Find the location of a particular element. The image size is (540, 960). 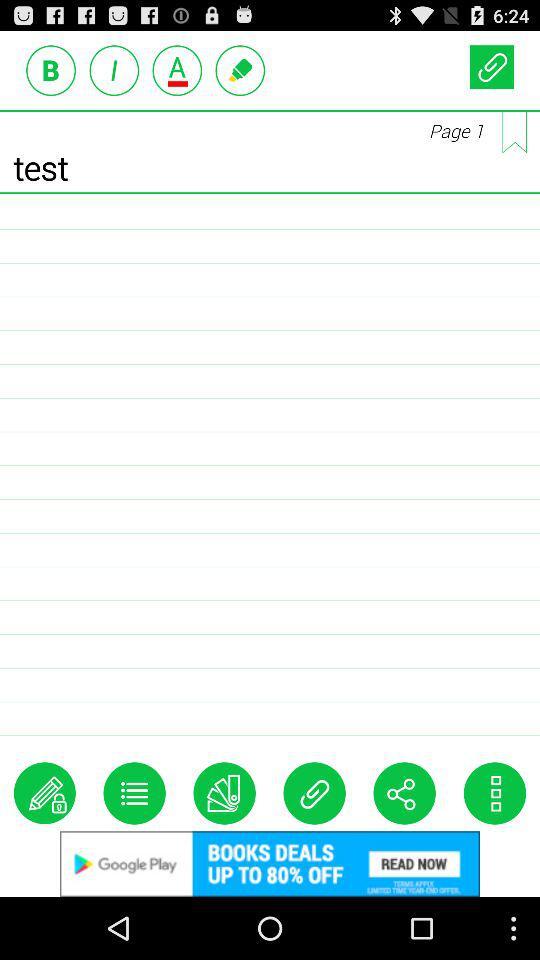

customize option is located at coordinates (134, 793).